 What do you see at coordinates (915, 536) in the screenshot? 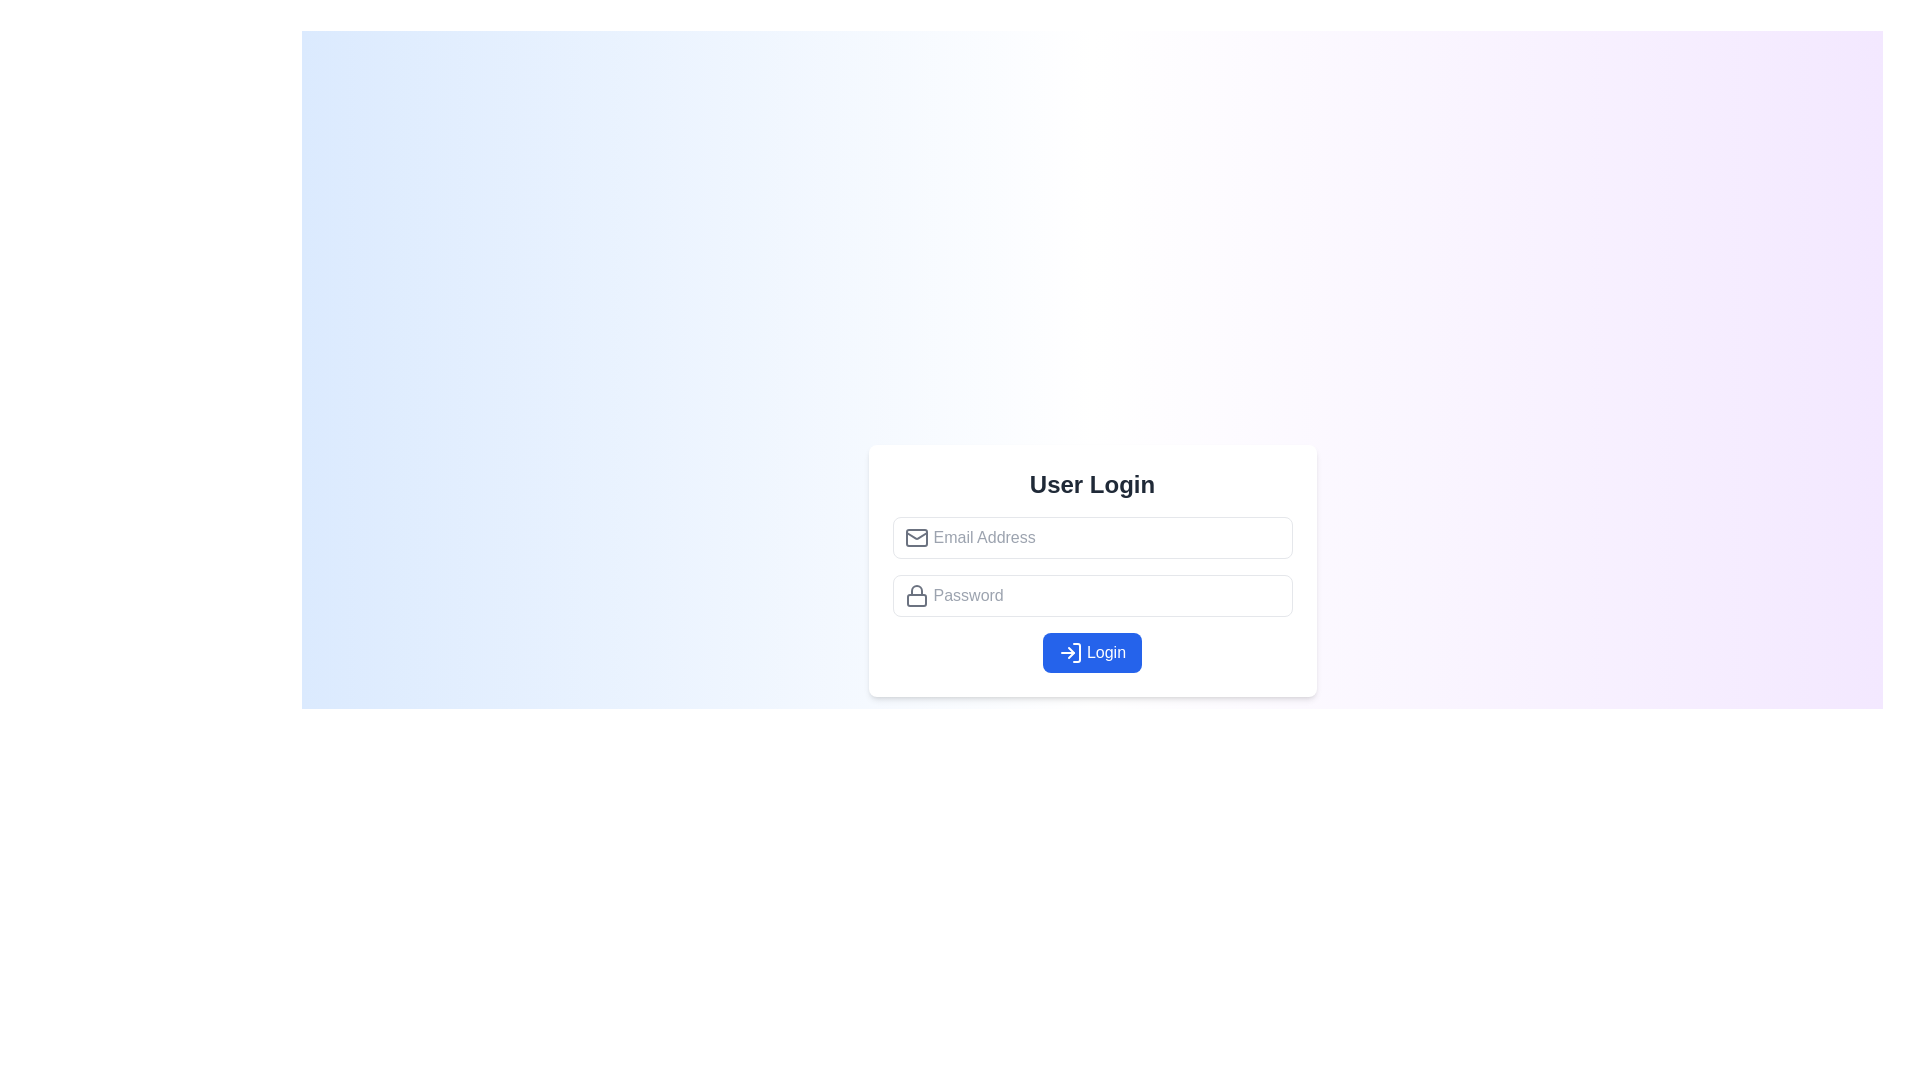
I see `the small gray envelope icon located to the left of the 'Email Address' input field in the user login form` at bounding box center [915, 536].